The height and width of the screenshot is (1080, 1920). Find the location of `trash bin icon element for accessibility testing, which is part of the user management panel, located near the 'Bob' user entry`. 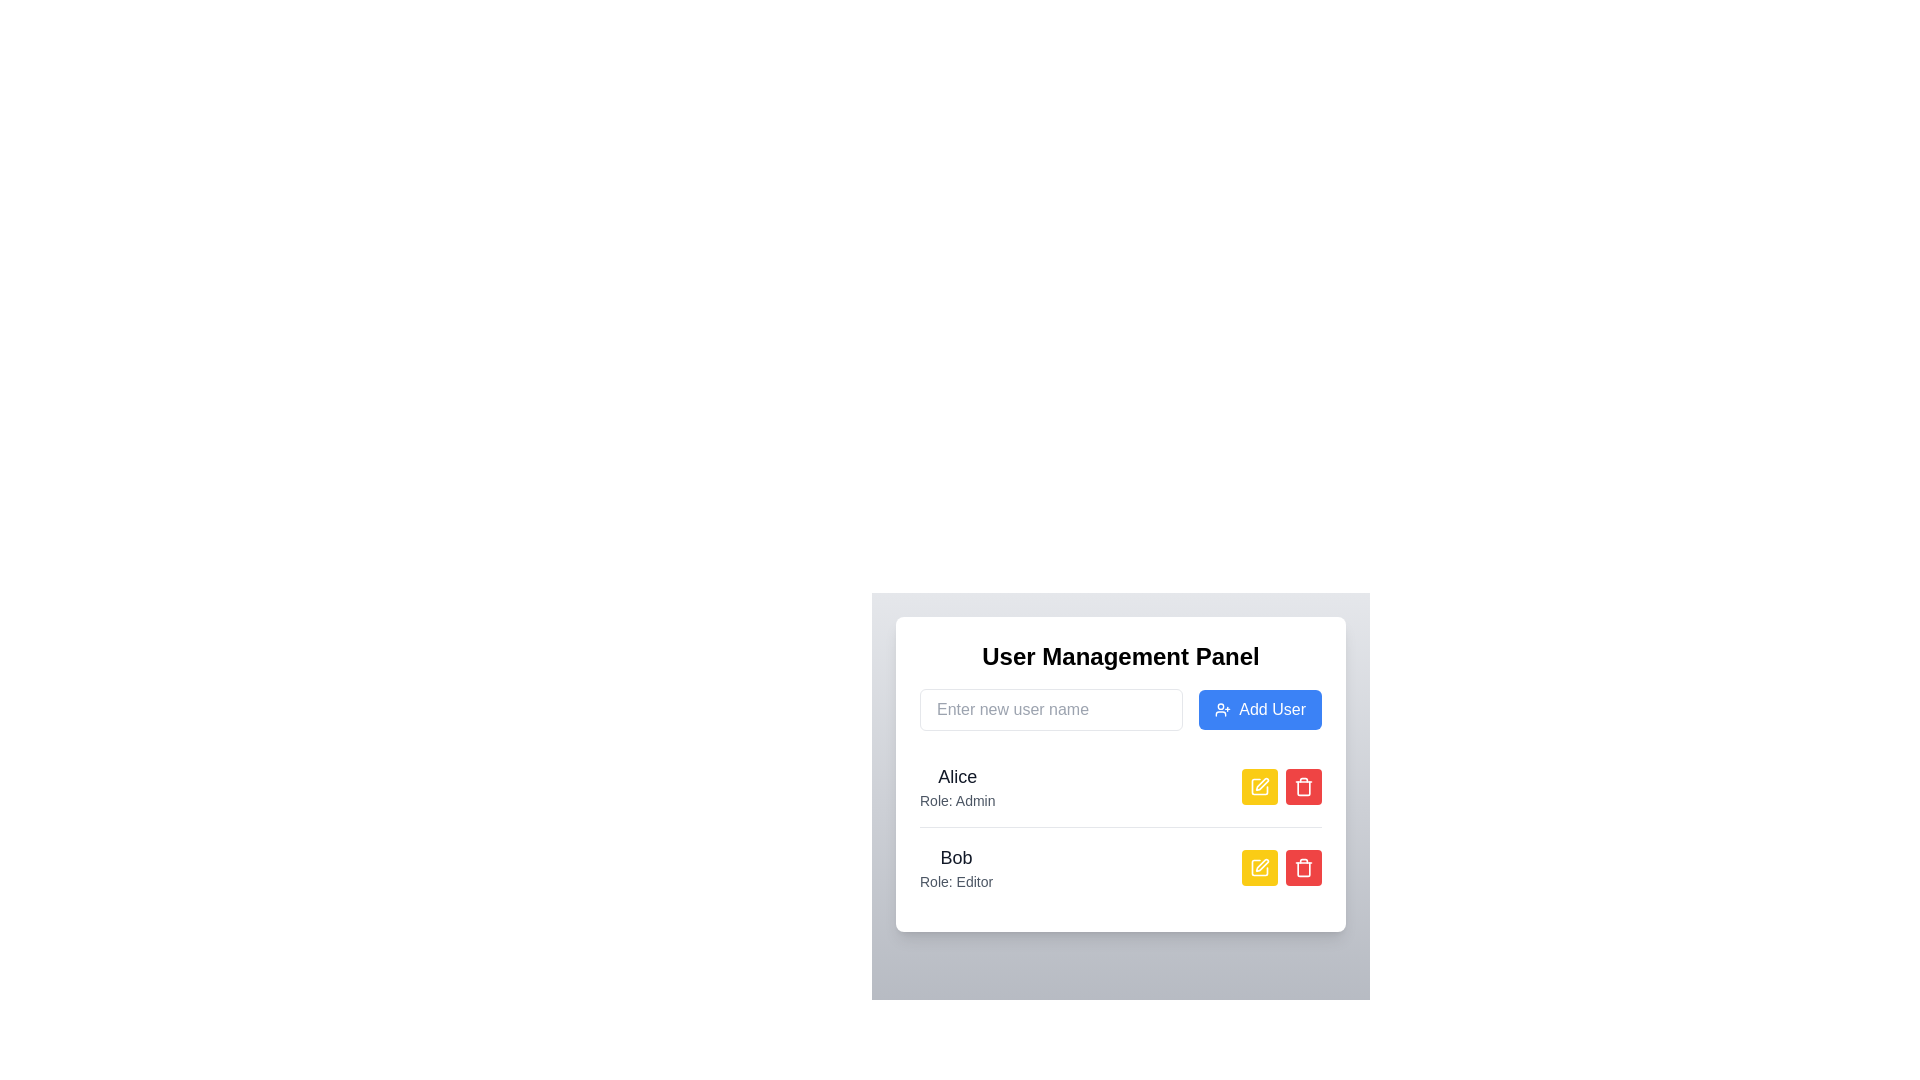

trash bin icon element for accessibility testing, which is part of the user management panel, located near the 'Bob' user entry is located at coordinates (1304, 786).